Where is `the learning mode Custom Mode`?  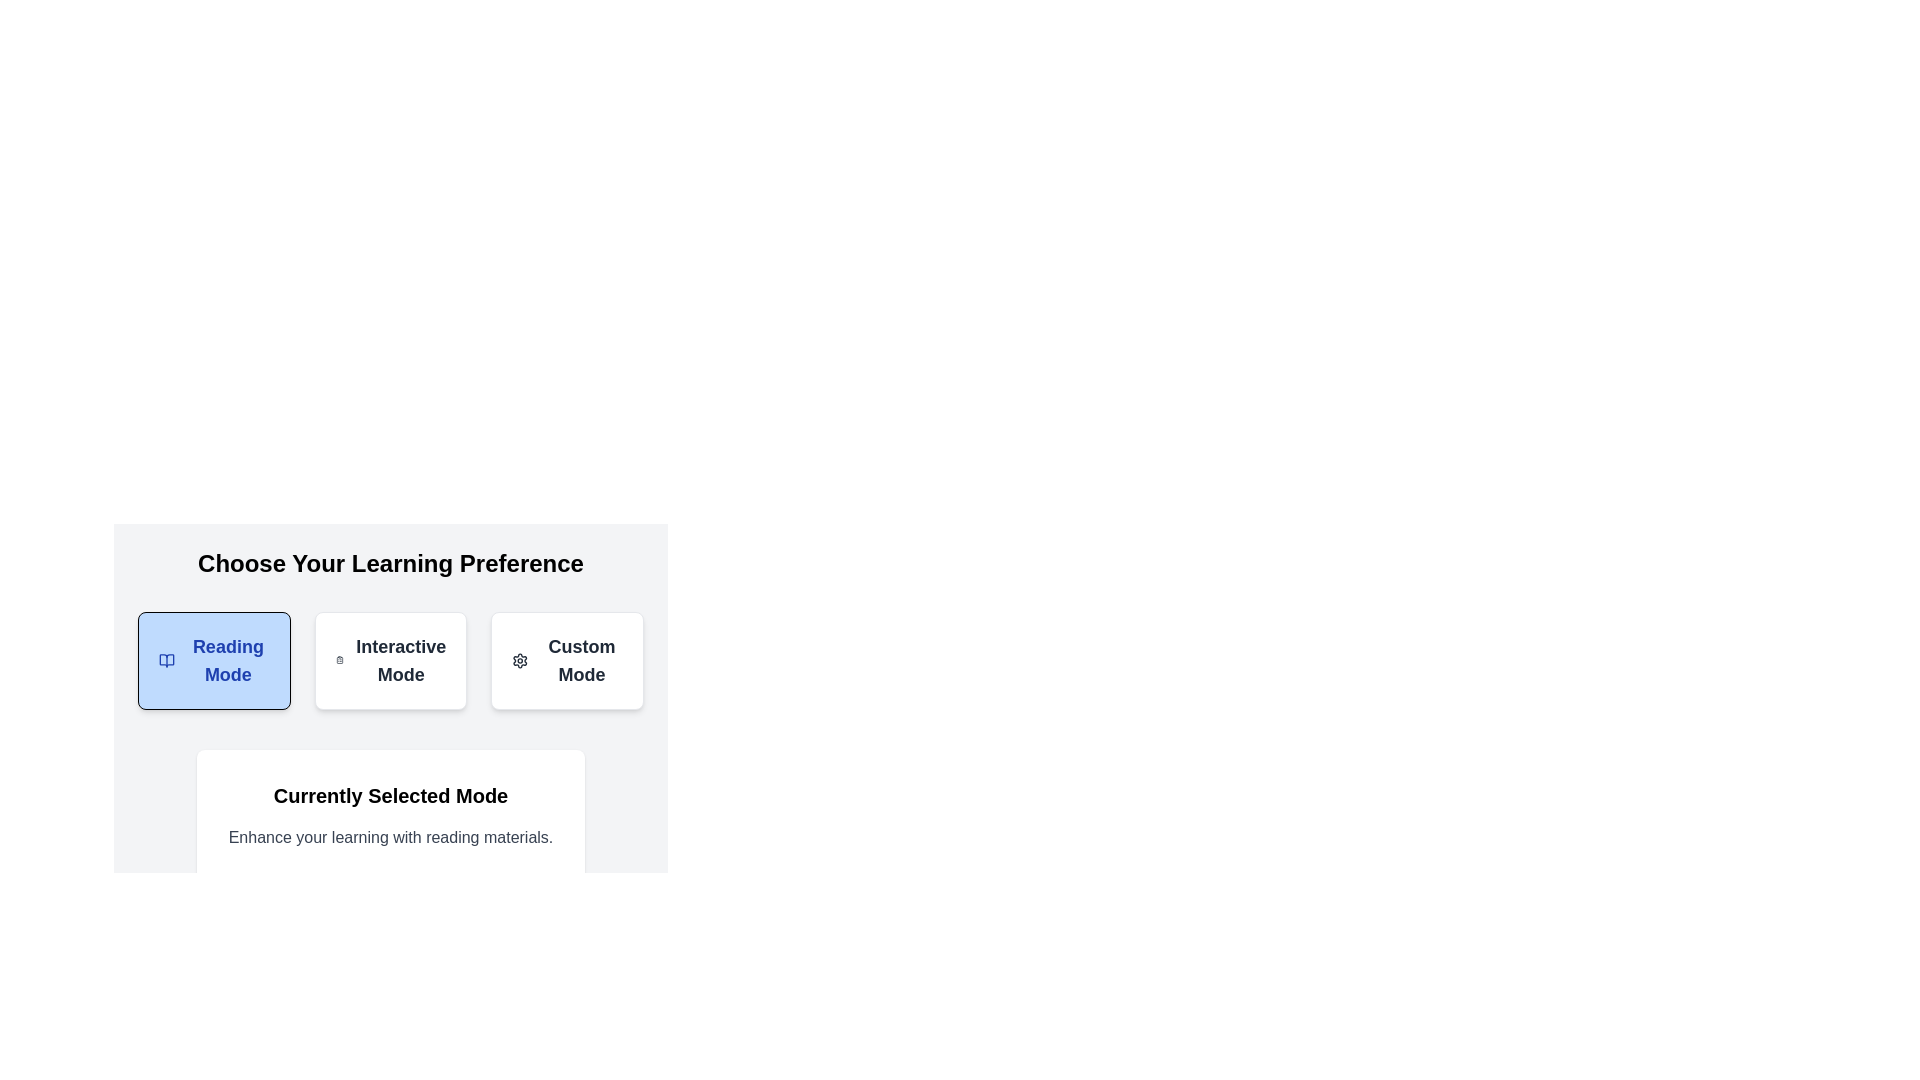
the learning mode Custom Mode is located at coordinates (565, 660).